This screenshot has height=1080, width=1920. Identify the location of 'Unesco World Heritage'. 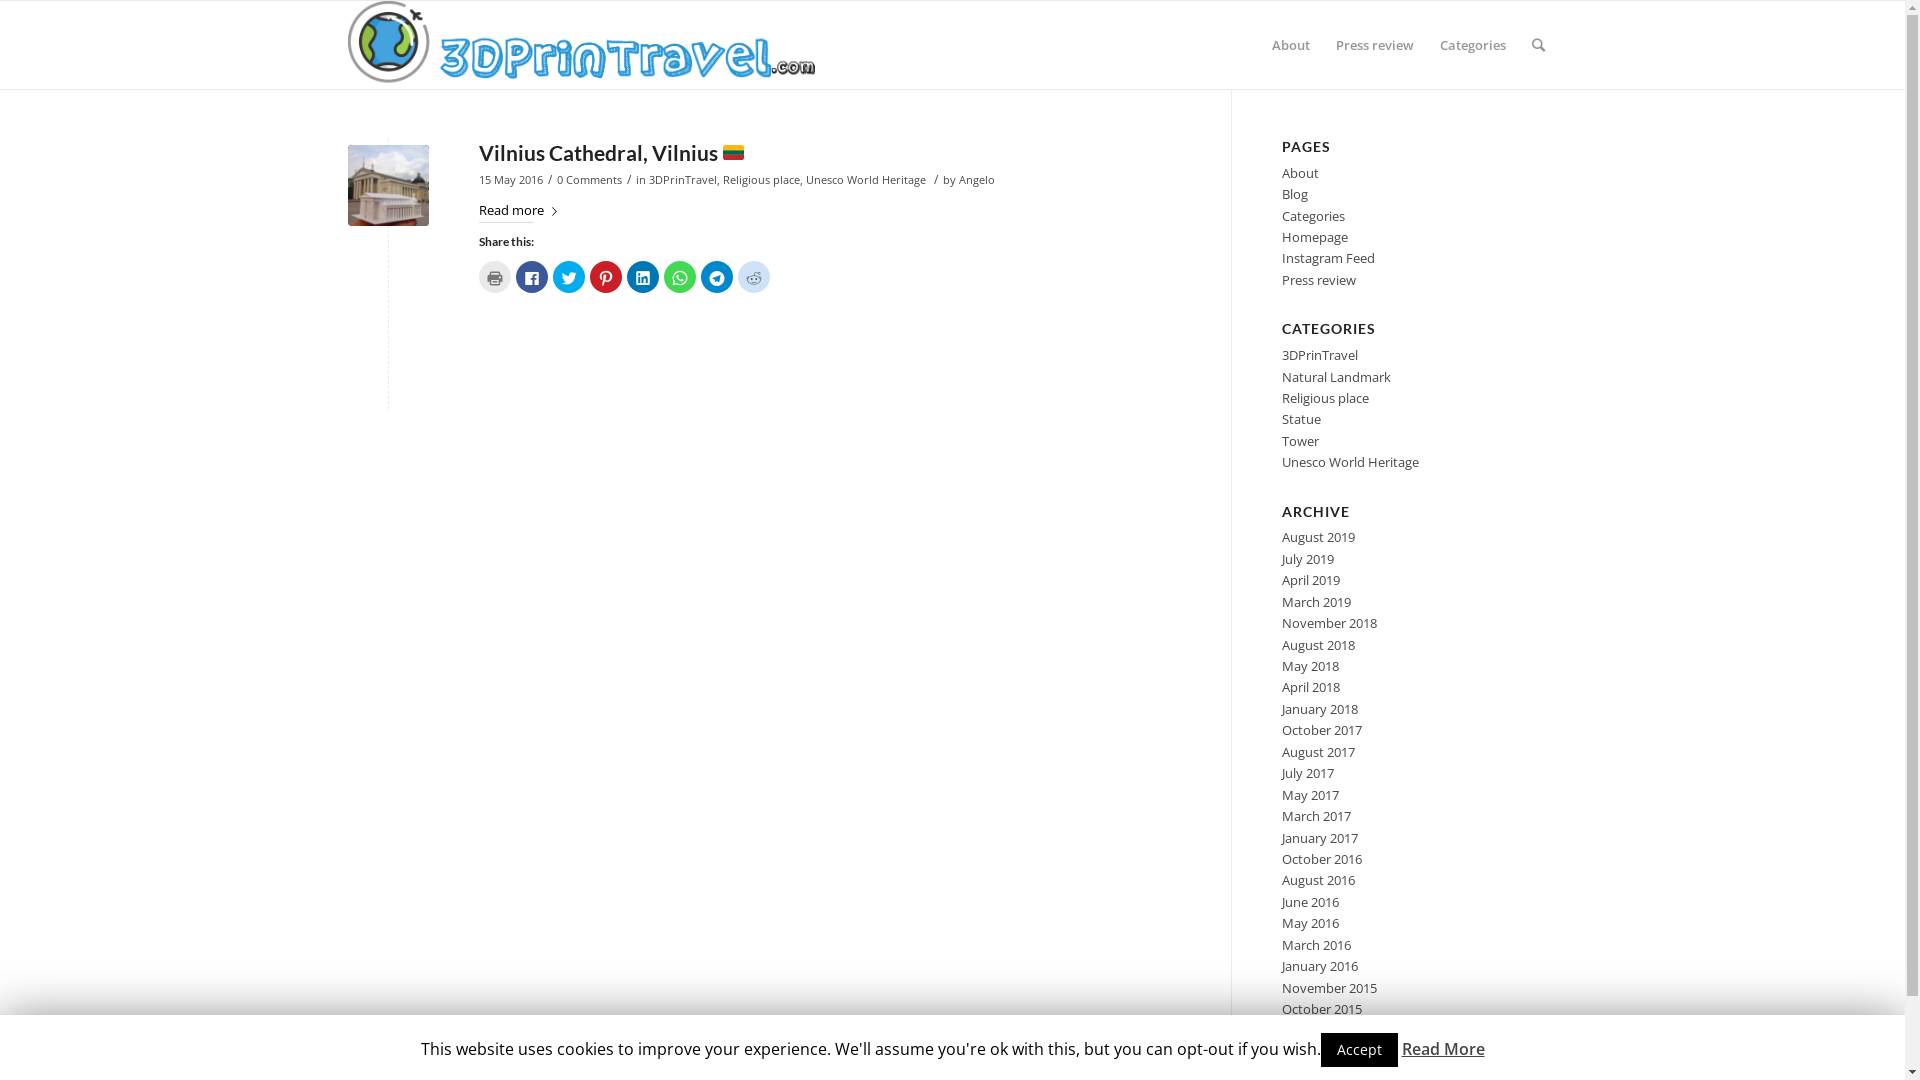
(865, 180).